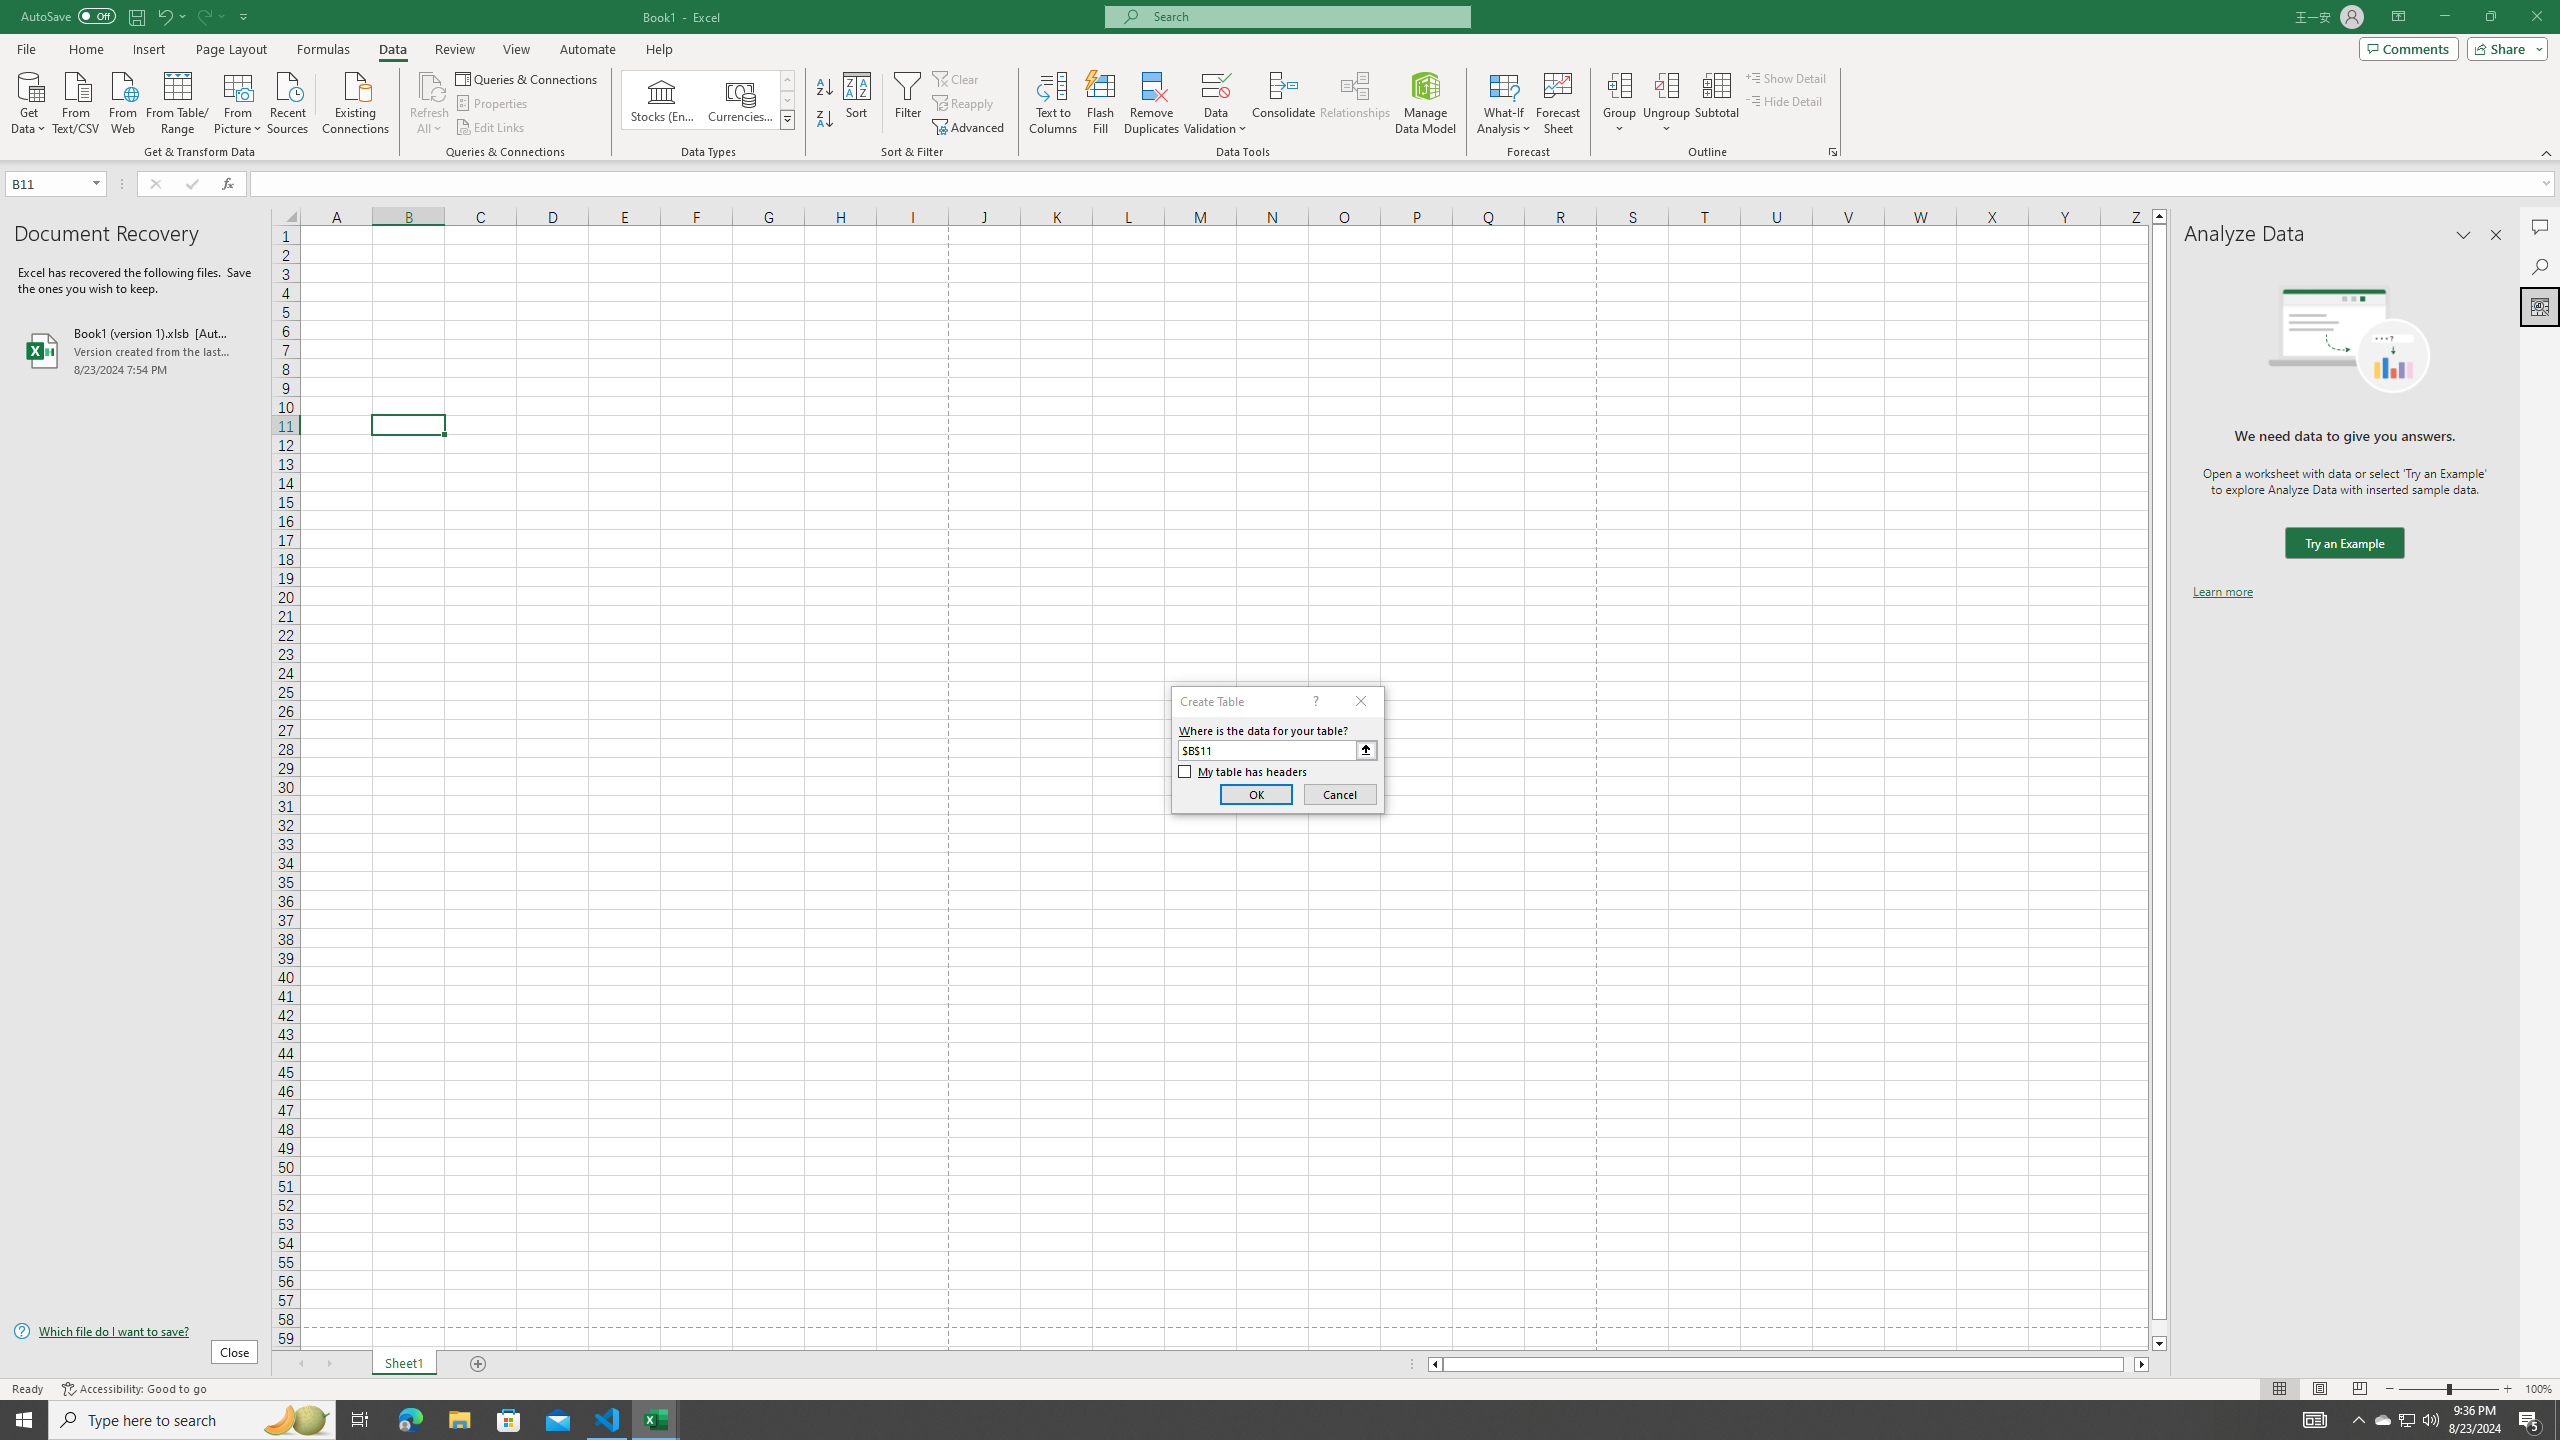 The height and width of the screenshot is (1440, 2560). Describe the element at coordinates (288, 100) in the screenshot. I see `'Recent Sources'` at that location.